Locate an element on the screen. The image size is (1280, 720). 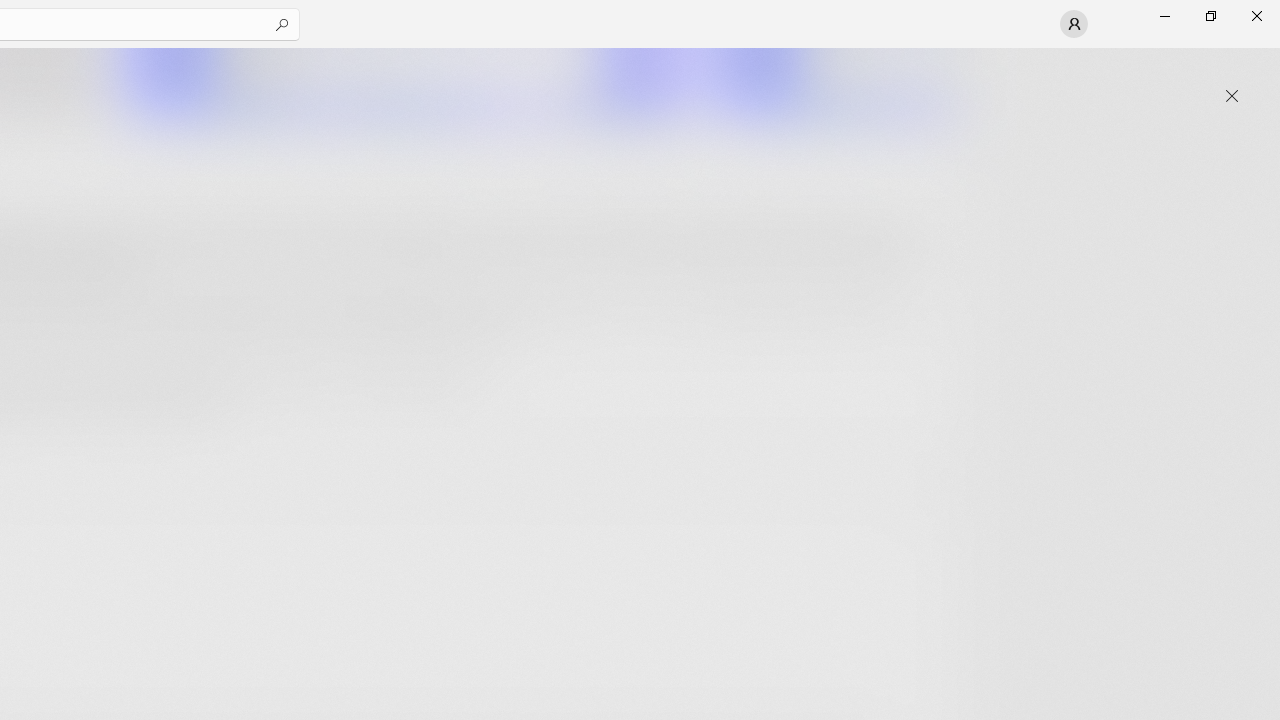
'User profile' is located at coordinates (1072, 24).